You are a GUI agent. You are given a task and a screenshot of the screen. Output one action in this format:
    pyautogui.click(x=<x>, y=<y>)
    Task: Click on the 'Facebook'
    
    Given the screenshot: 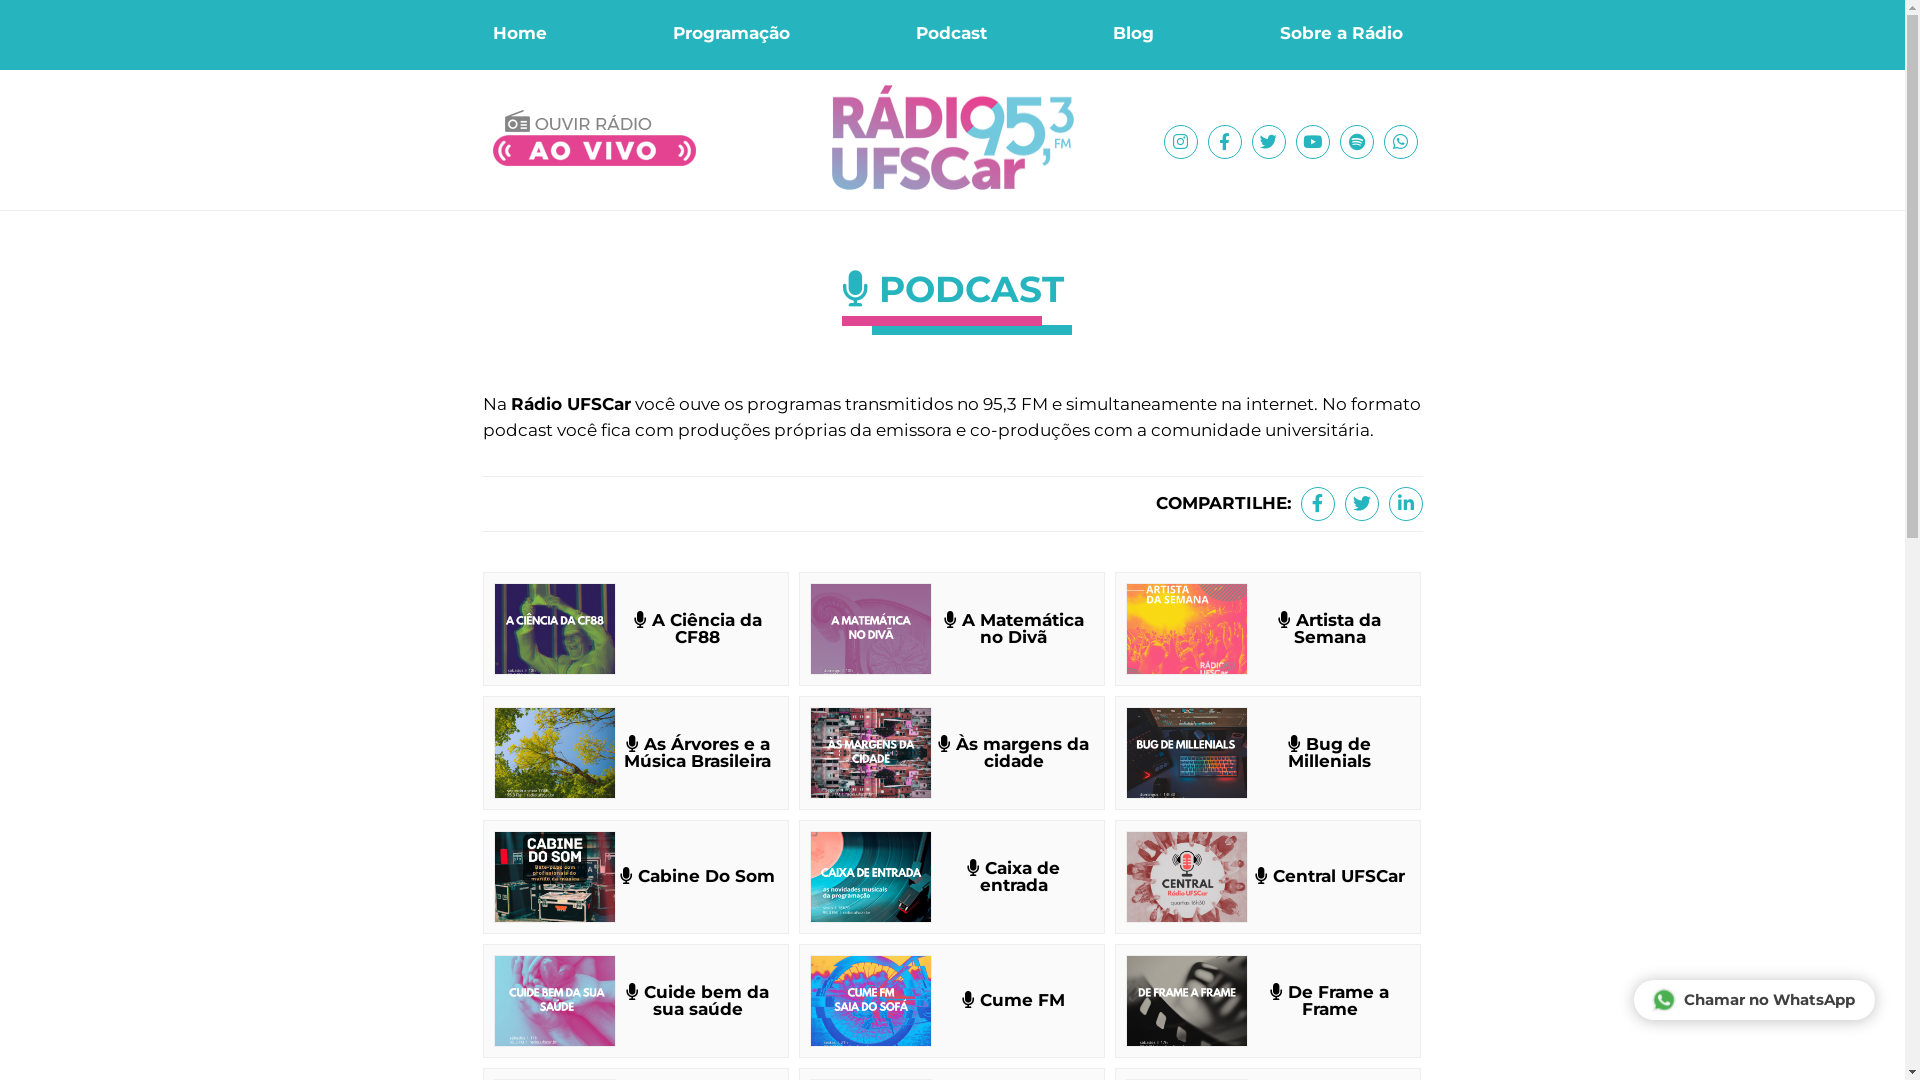 What is the action you would take?
    pyautogui.click(x=1316, y=503)
    